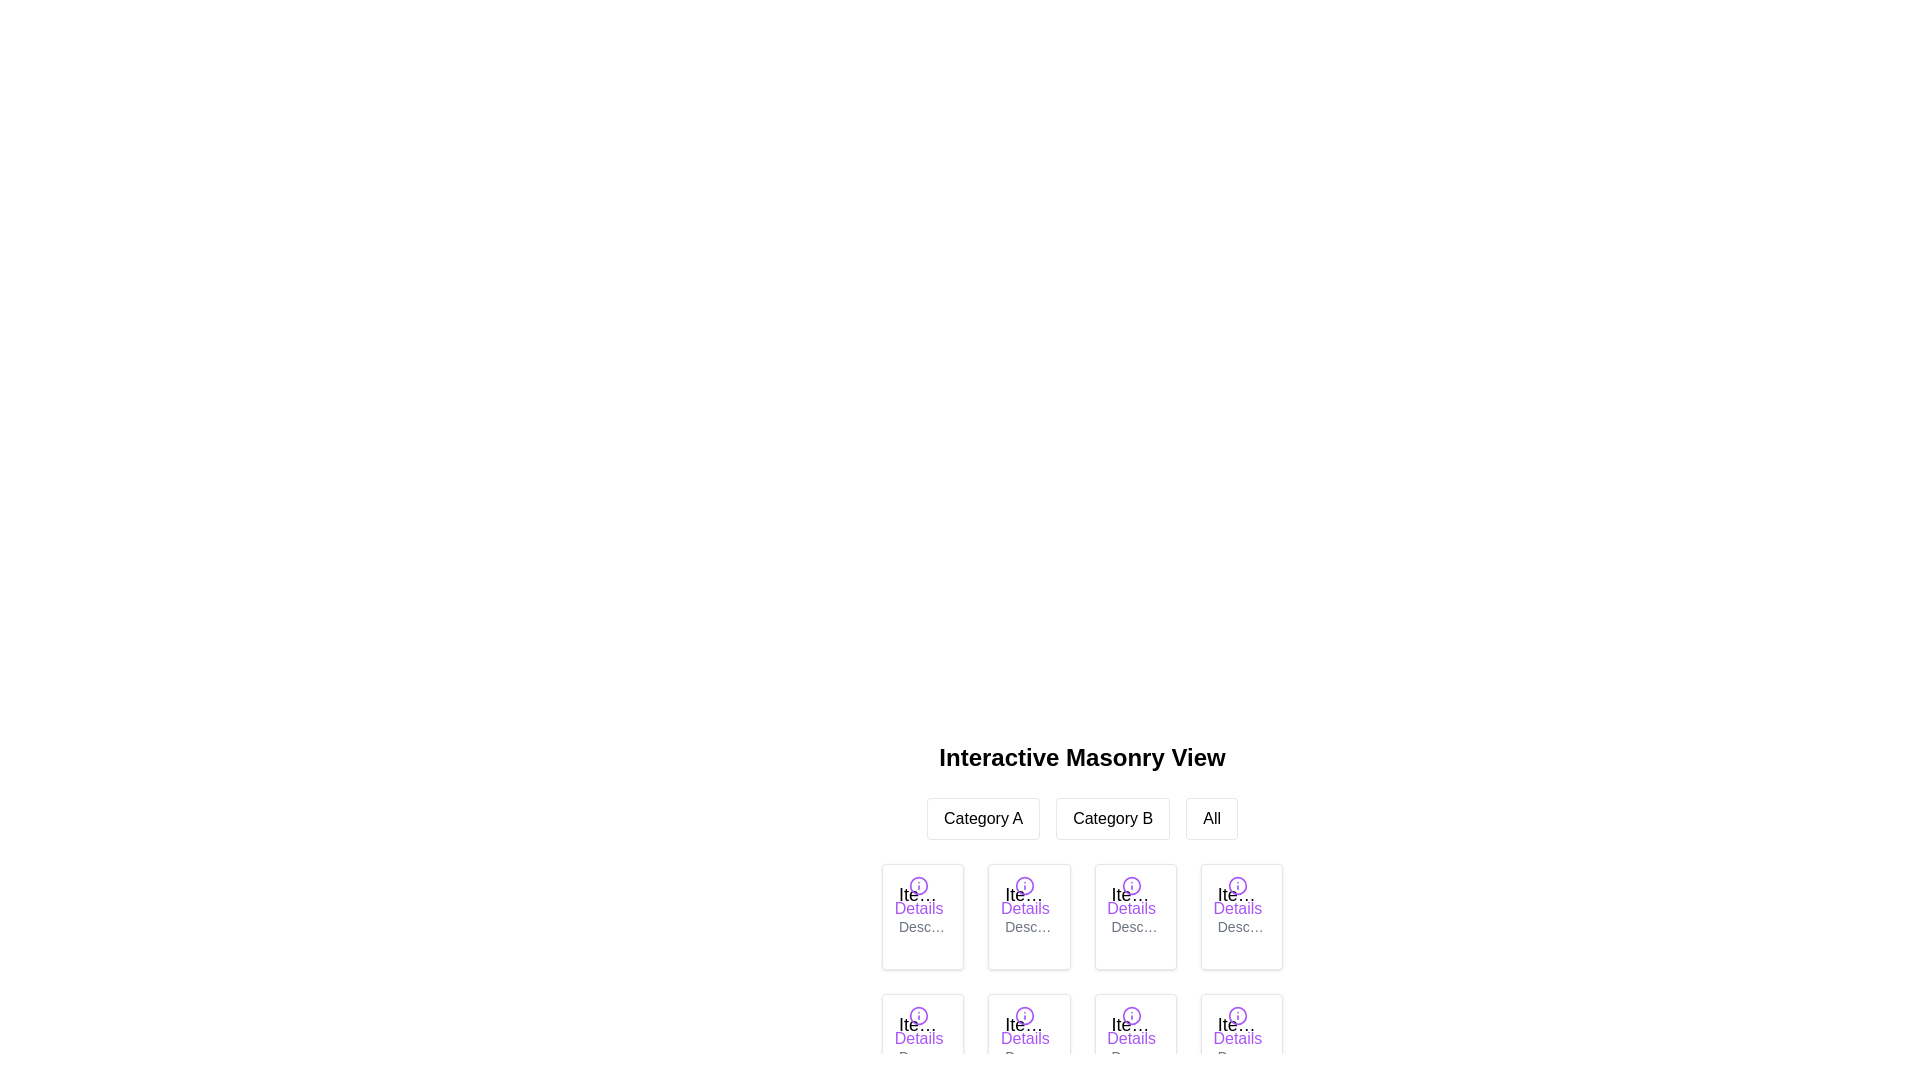 Image resolution: width=1920 pixels, height=1080 pixels. Describe the element at coordinates (918, 1026) in the screenshot. I see `the interactive text link labeled 'Details' with a purple color and an information icon on its left, located in the top-right corner of the fifth card in the grid layout` at that location.